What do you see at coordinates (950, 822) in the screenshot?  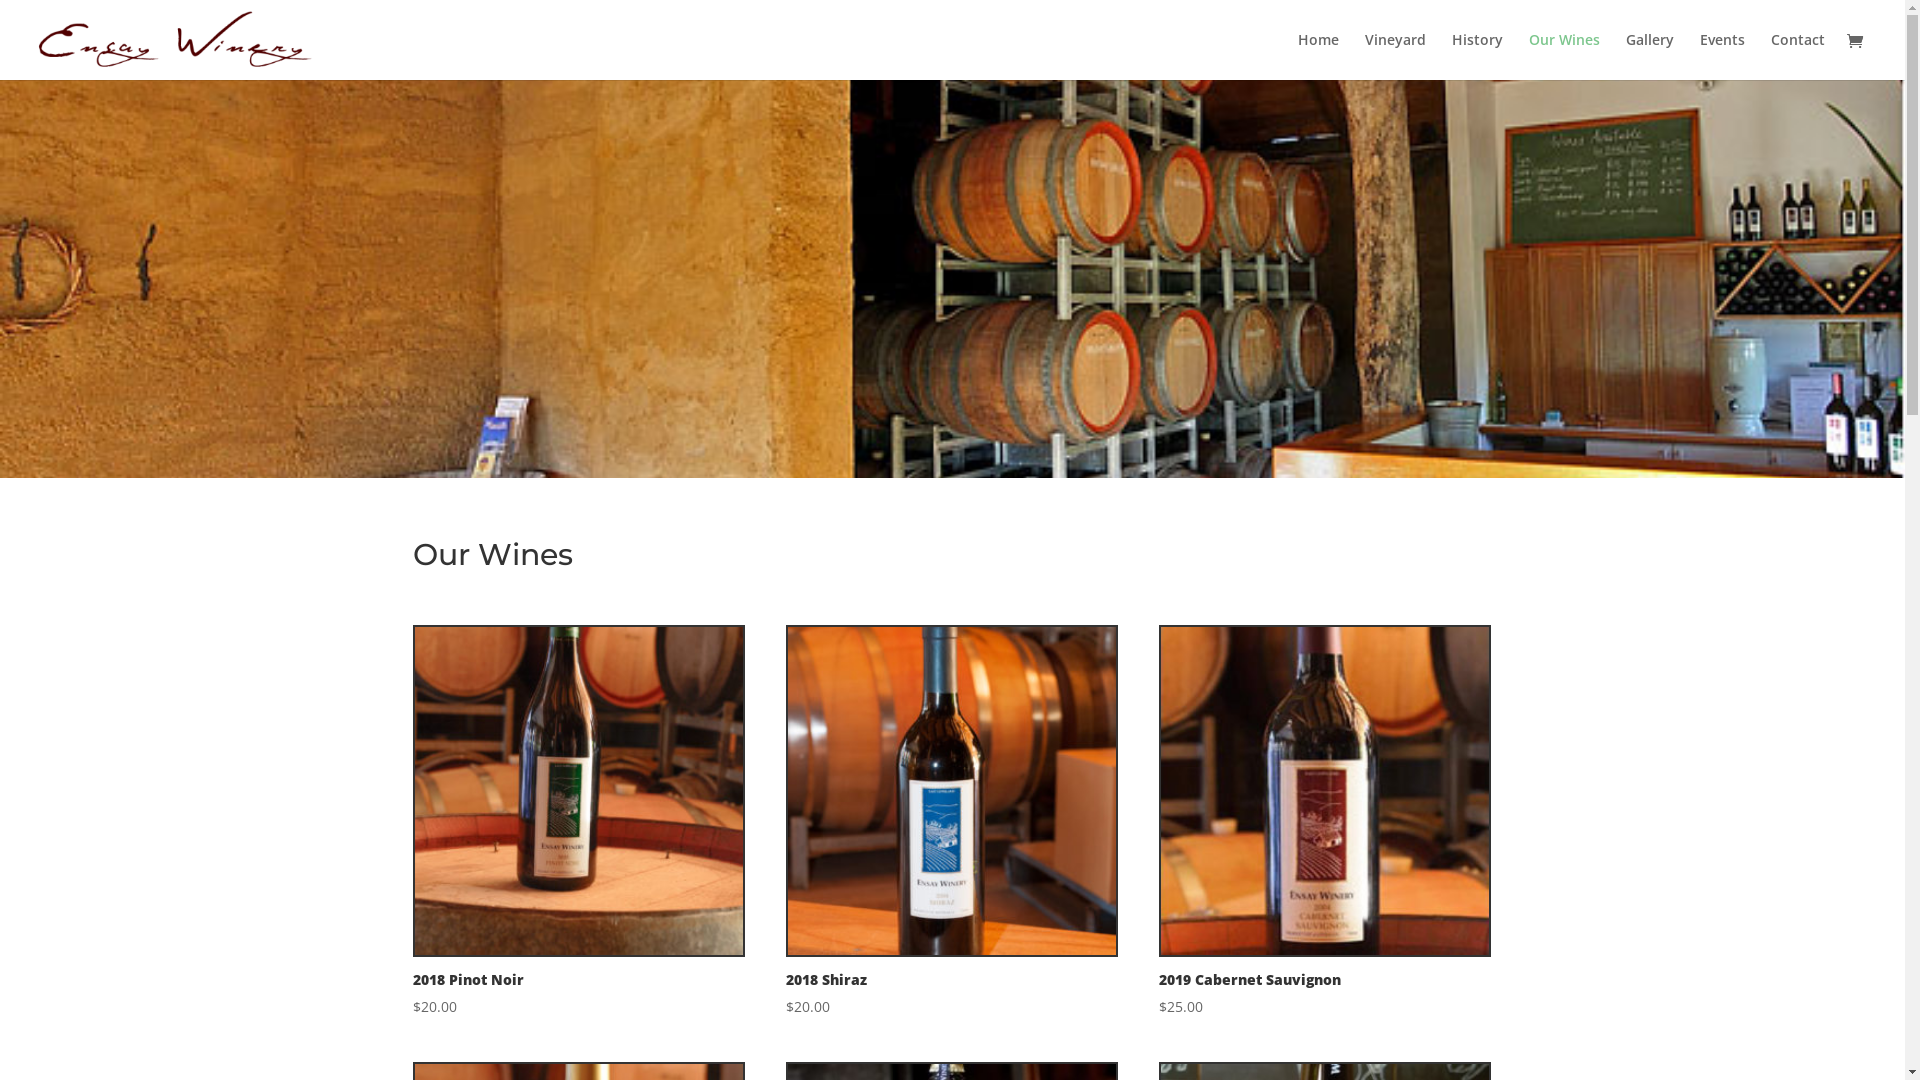 I see `'2018 Shiraz` at bounding box center [950, 822].